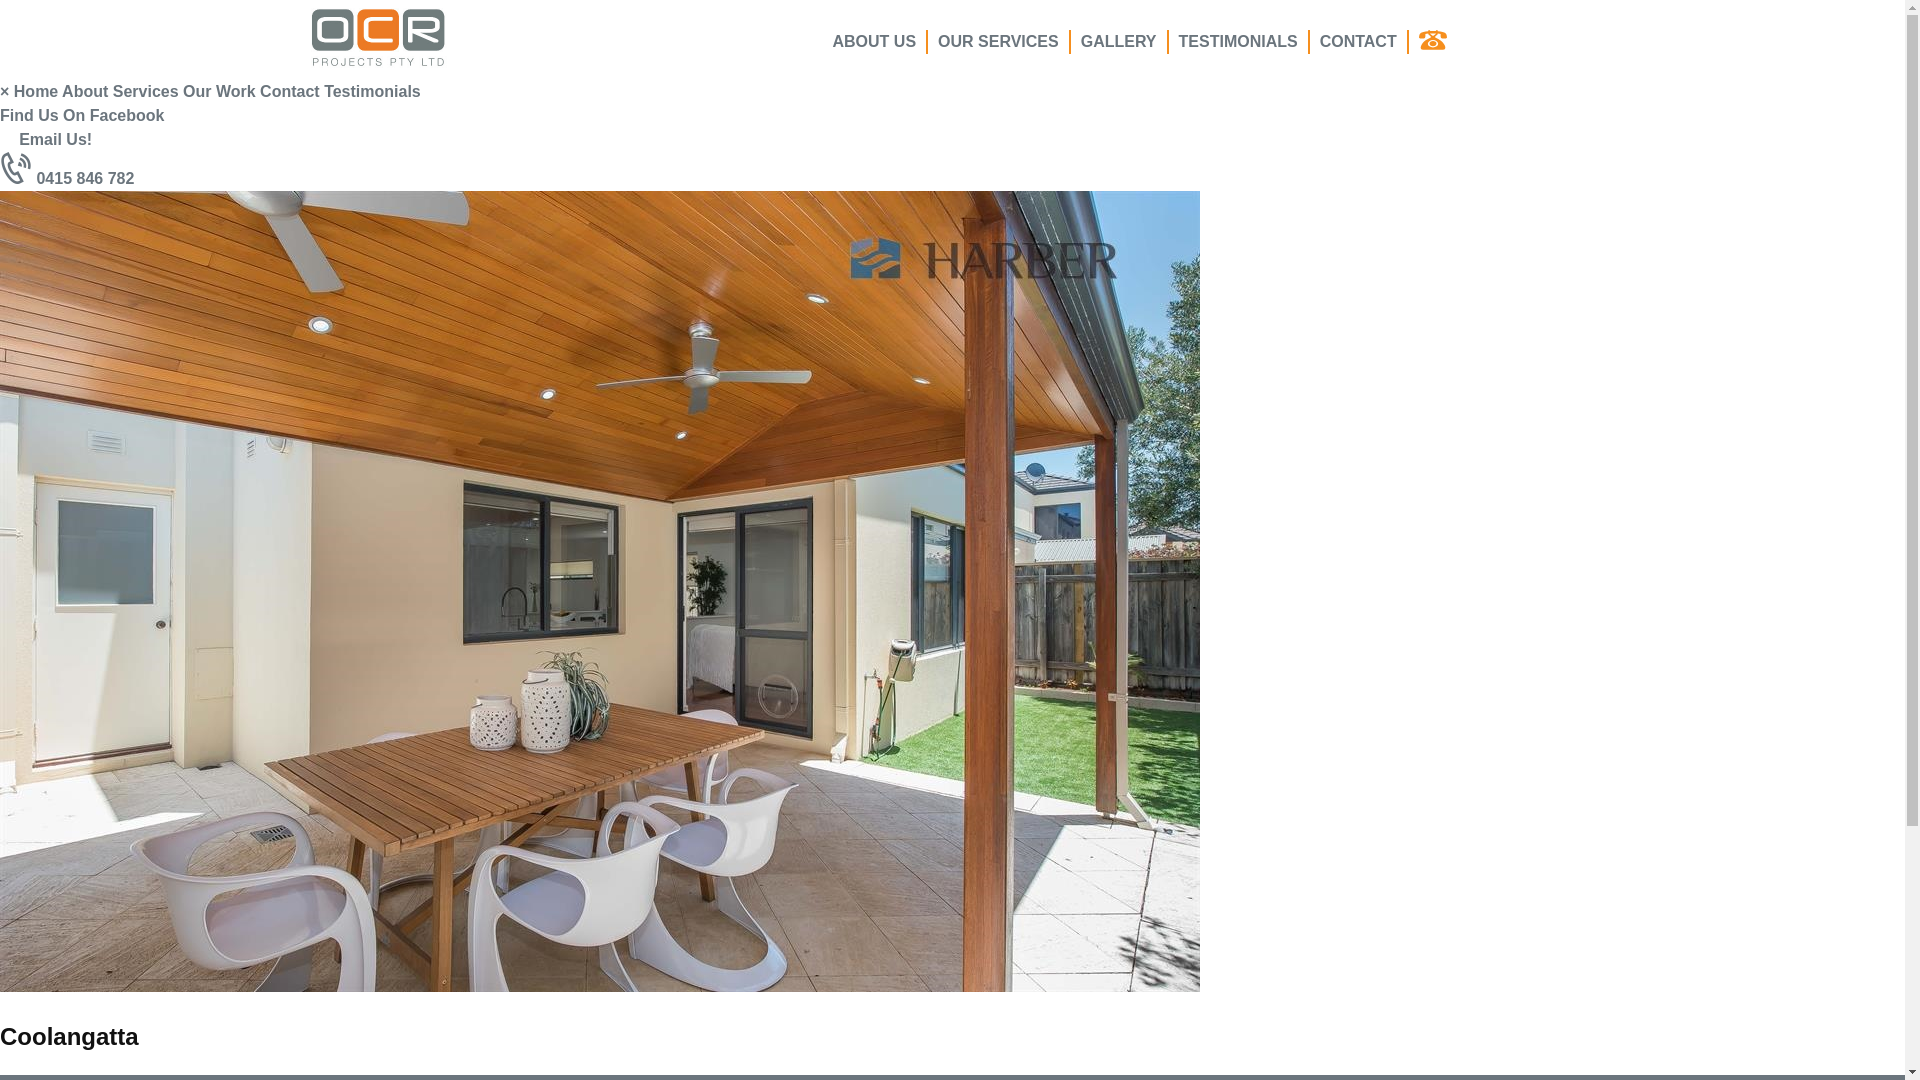 The width and height of the screenshot is (1920, 1080). I want to click on '0415 846 782', so click(67, 177).